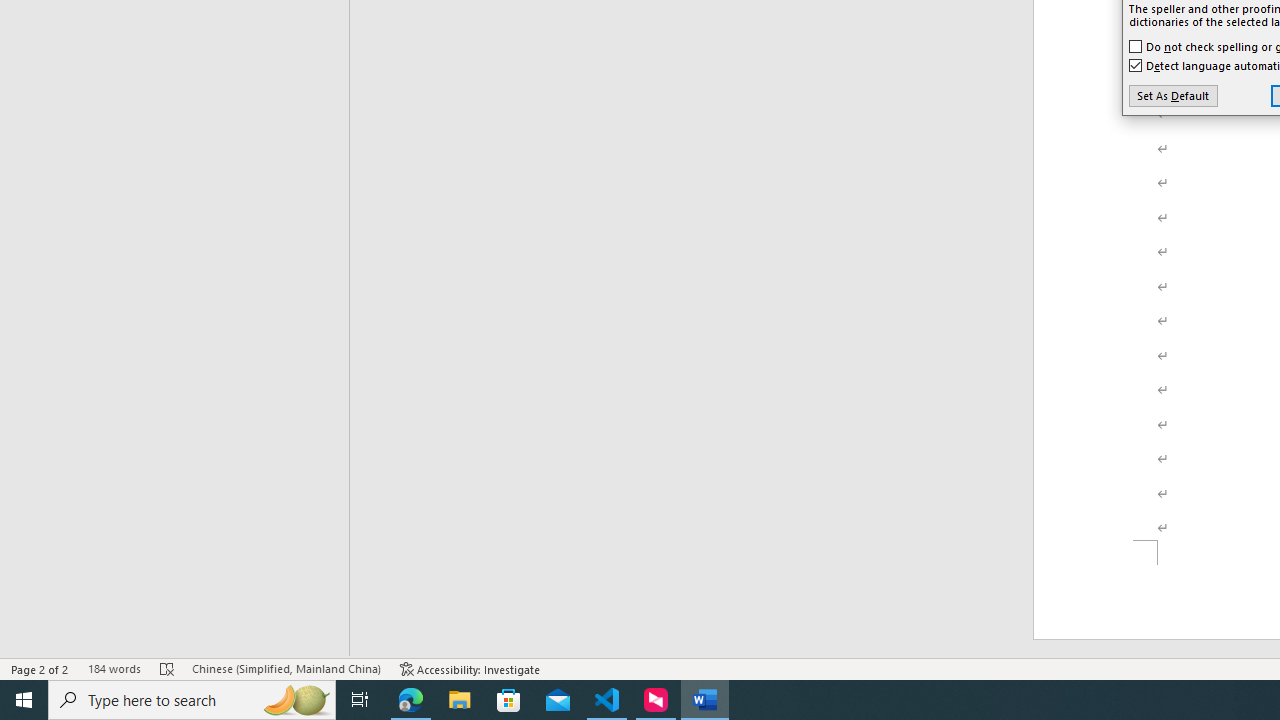 Image resolution: width=1280 pixels, height=720 pixels. What do you see at coordinates (705, 698) in the screenshot?
I see `'Word - 1 running window'` at bounding box center [705, 698].